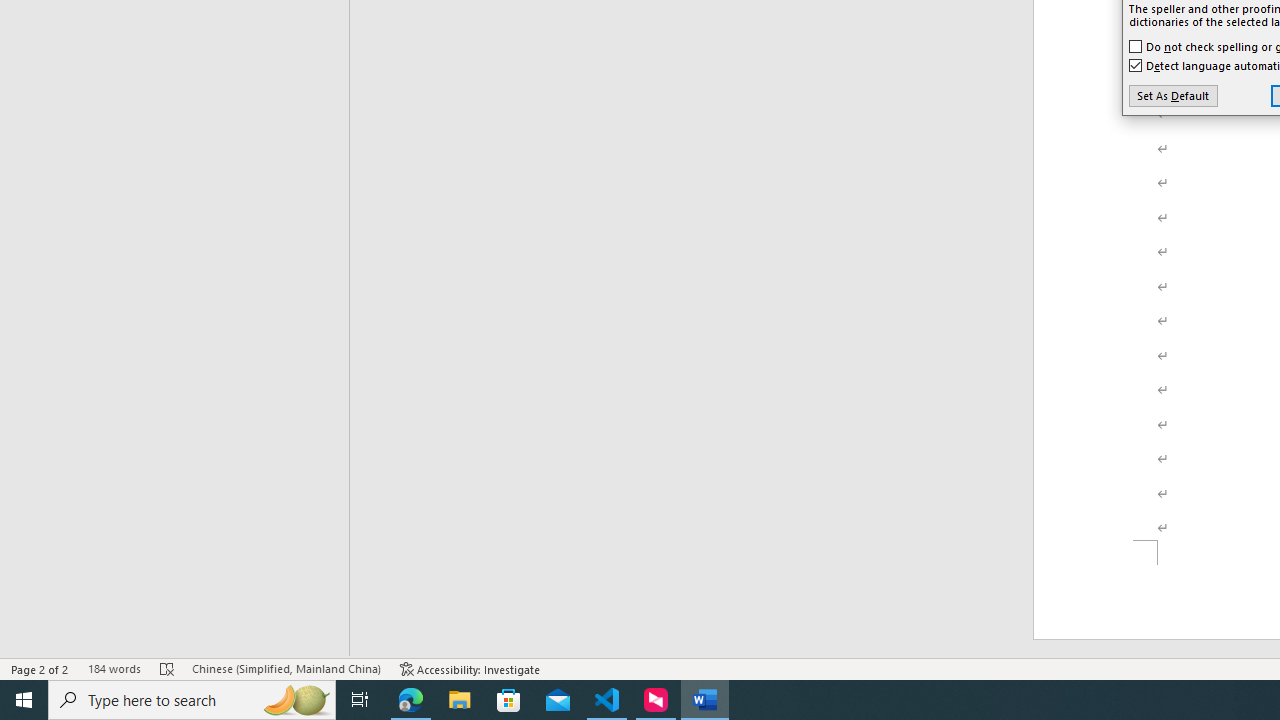 Image resolution: width=1280 pixels, height=720 pixels. What do you see at coordinates (705, 698) in the screenshot?
I see `'Word - 1 running window'` at bounding box center [705, 698].